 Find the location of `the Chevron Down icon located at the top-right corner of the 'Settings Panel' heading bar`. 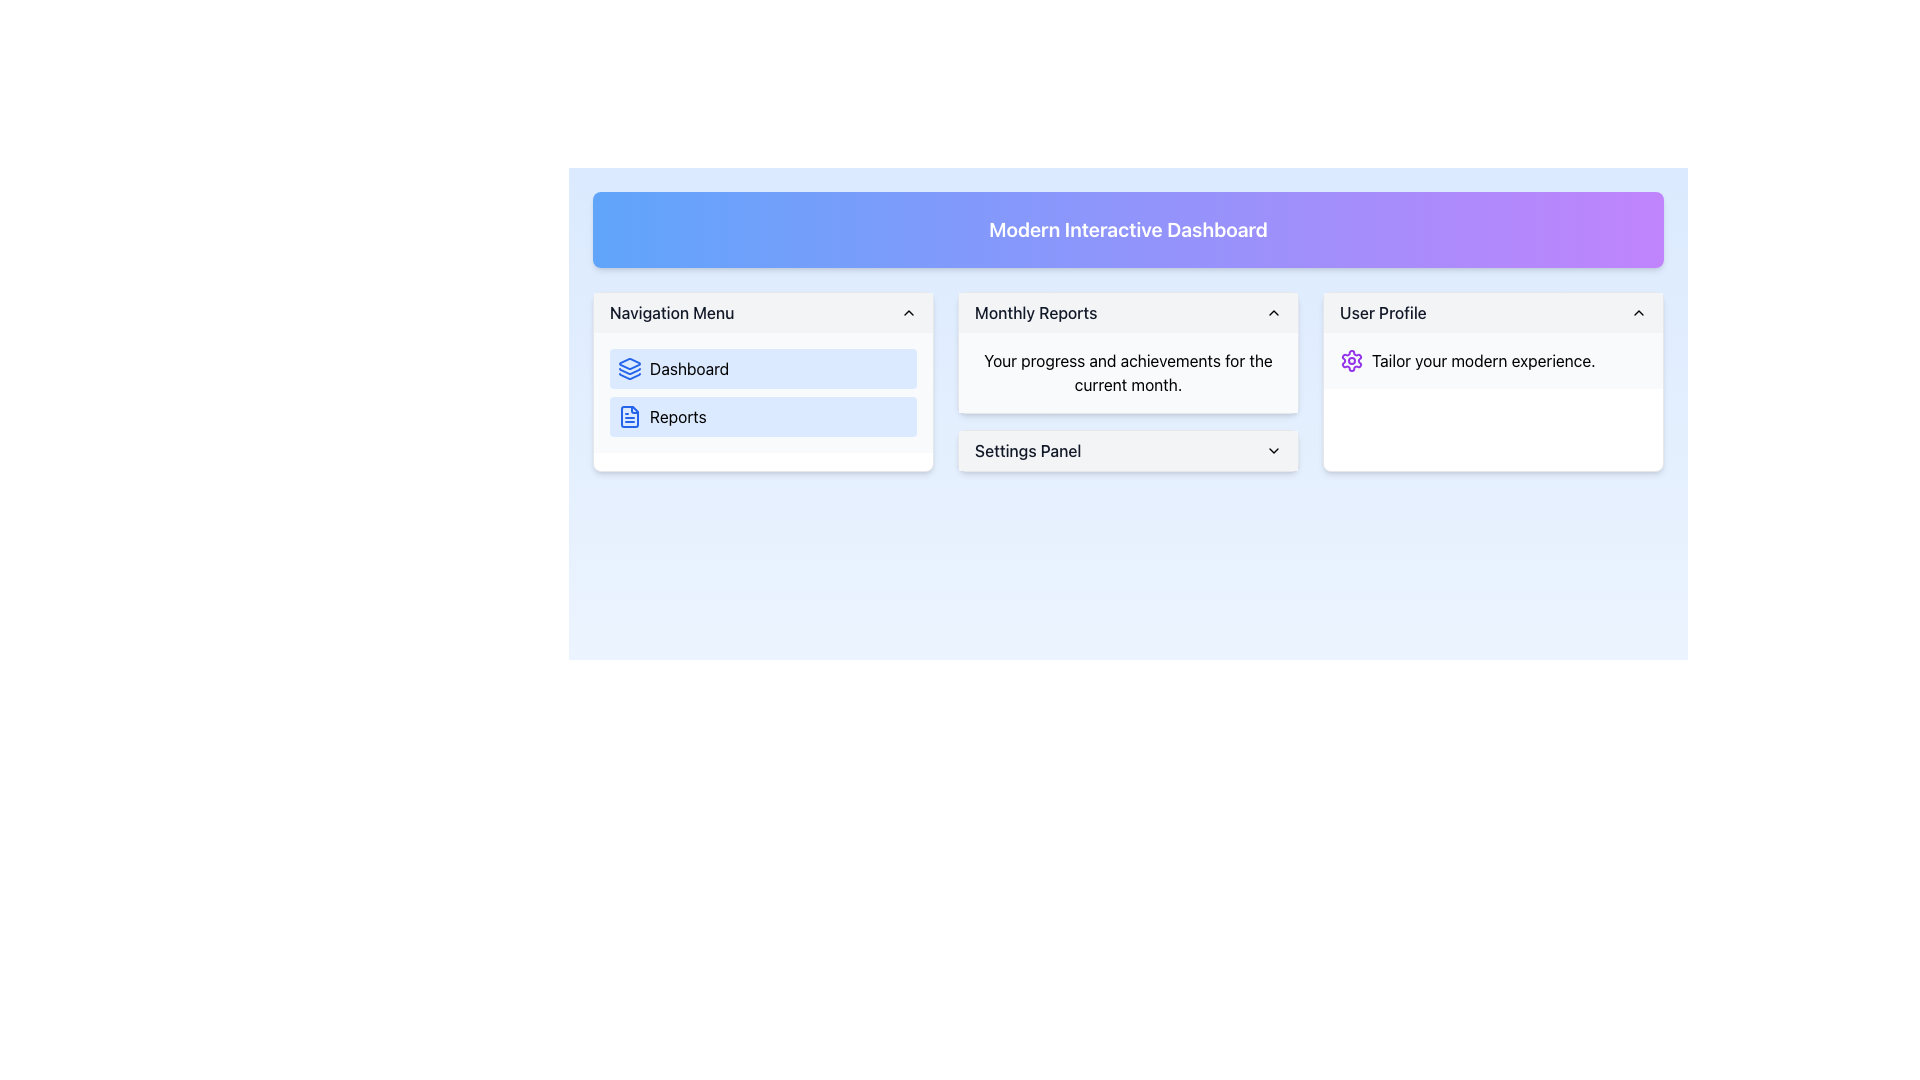

the Chevron Down icon located at the top-right corner of the 'Settings Panel' heading bar is located at coordinates (1272, 451).